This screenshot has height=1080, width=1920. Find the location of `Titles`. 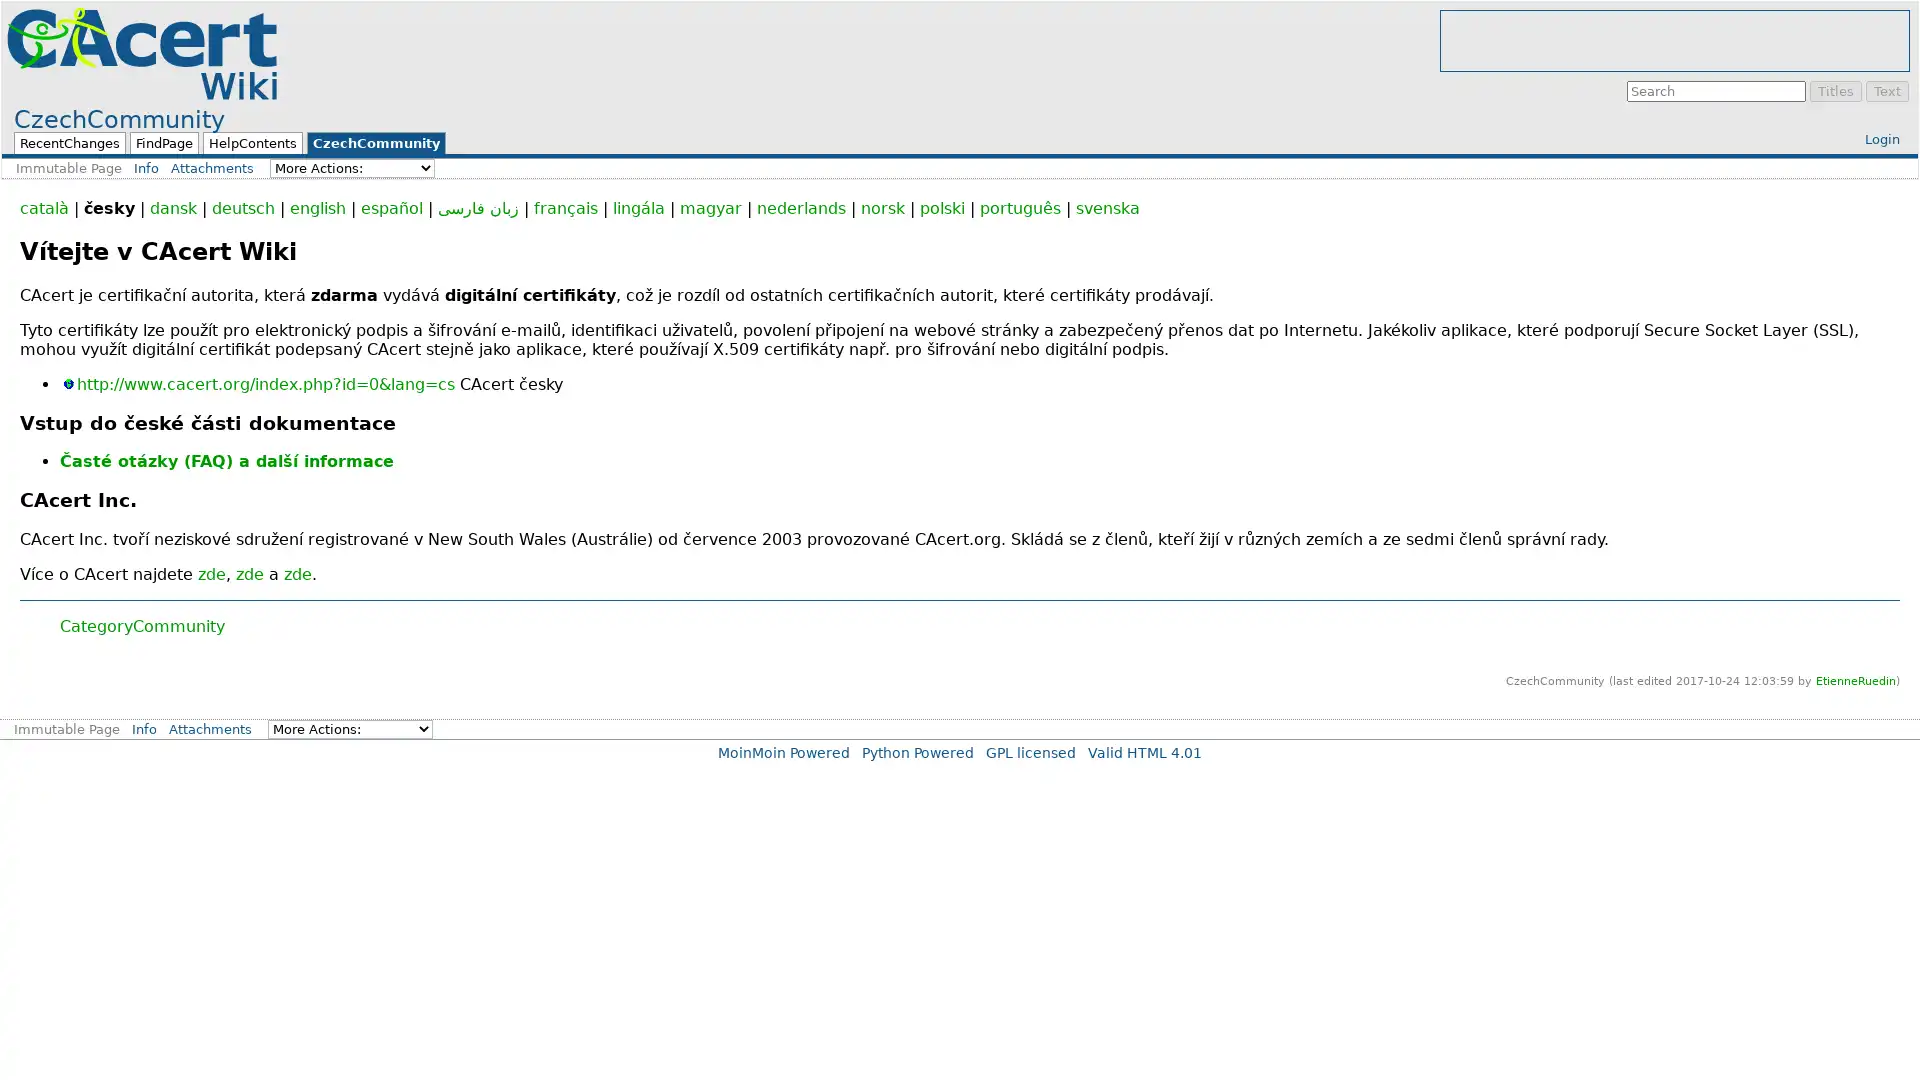

Titles is located at coordinates (1836, 91).